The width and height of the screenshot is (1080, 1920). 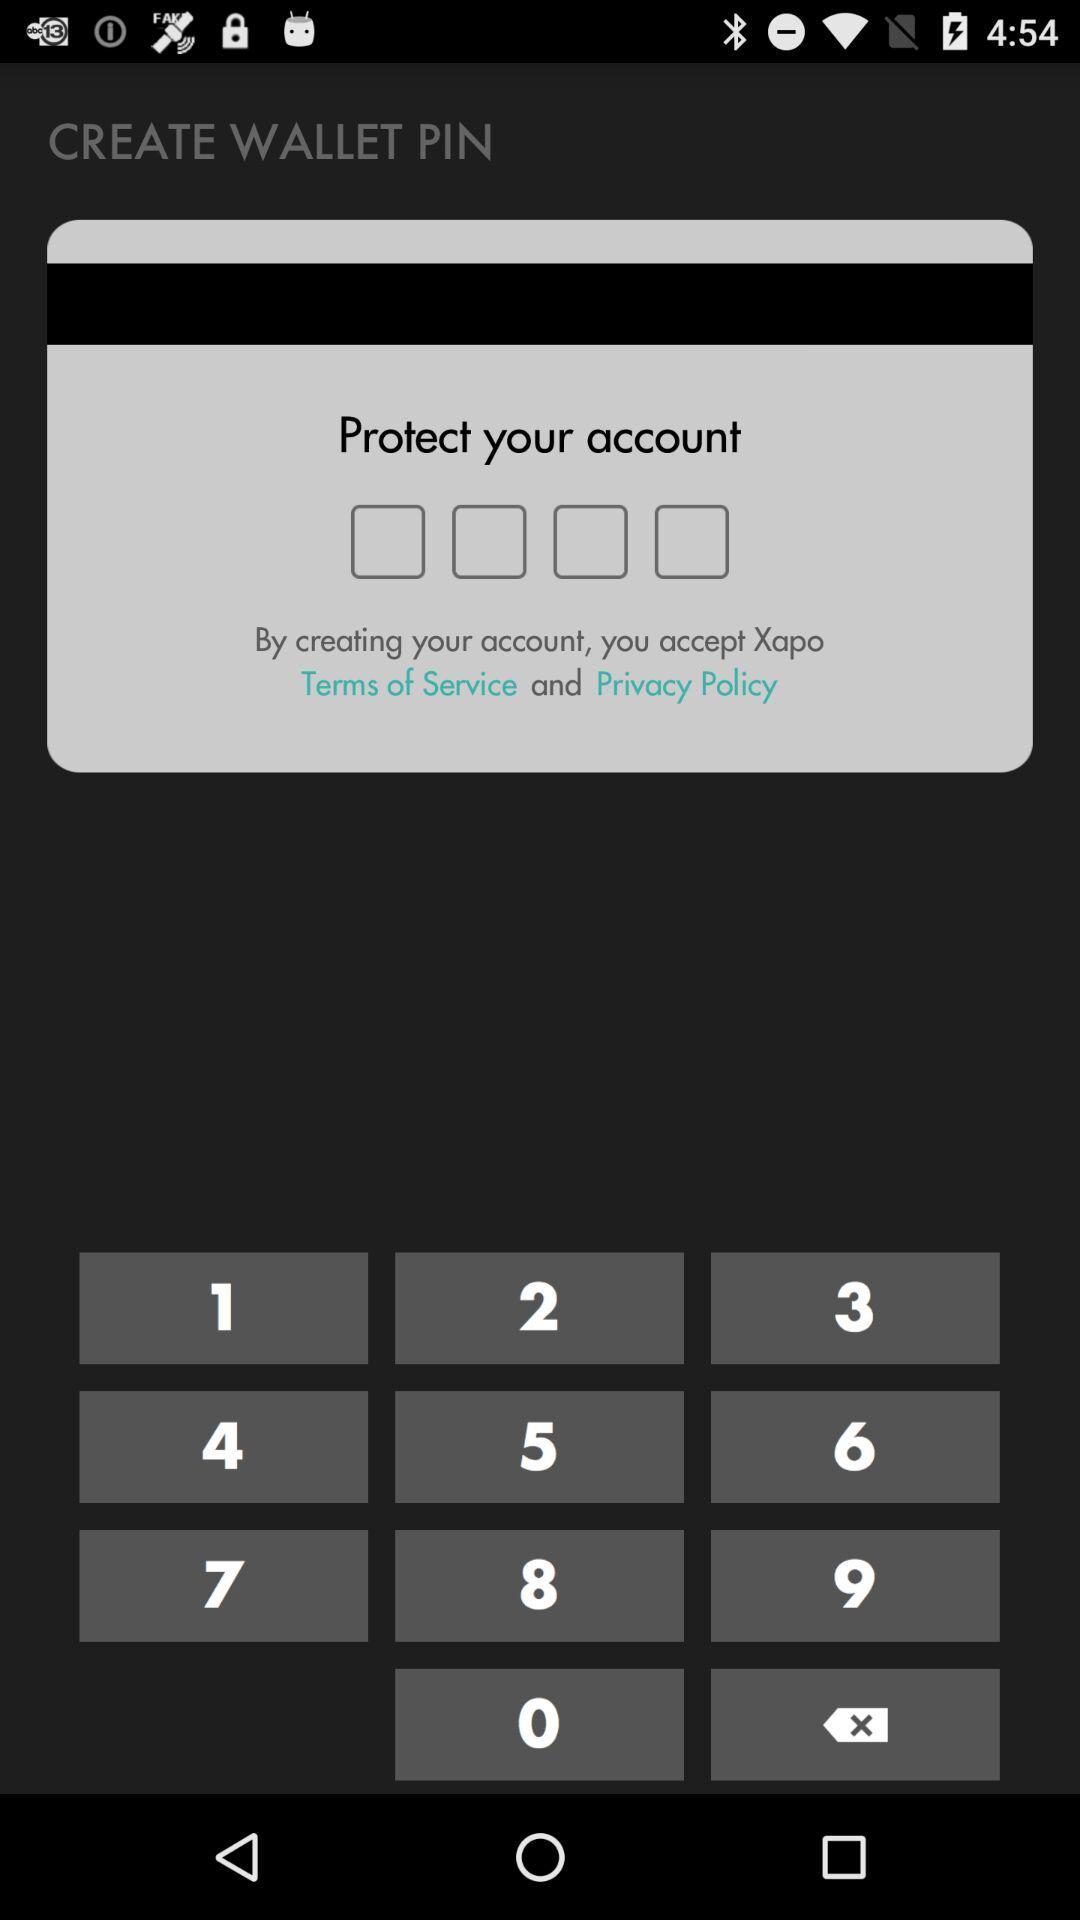 What do you see at coordinates (538, 1447) in the screenshot?
I see `four digit pin` at bounding box center [538, 1447].